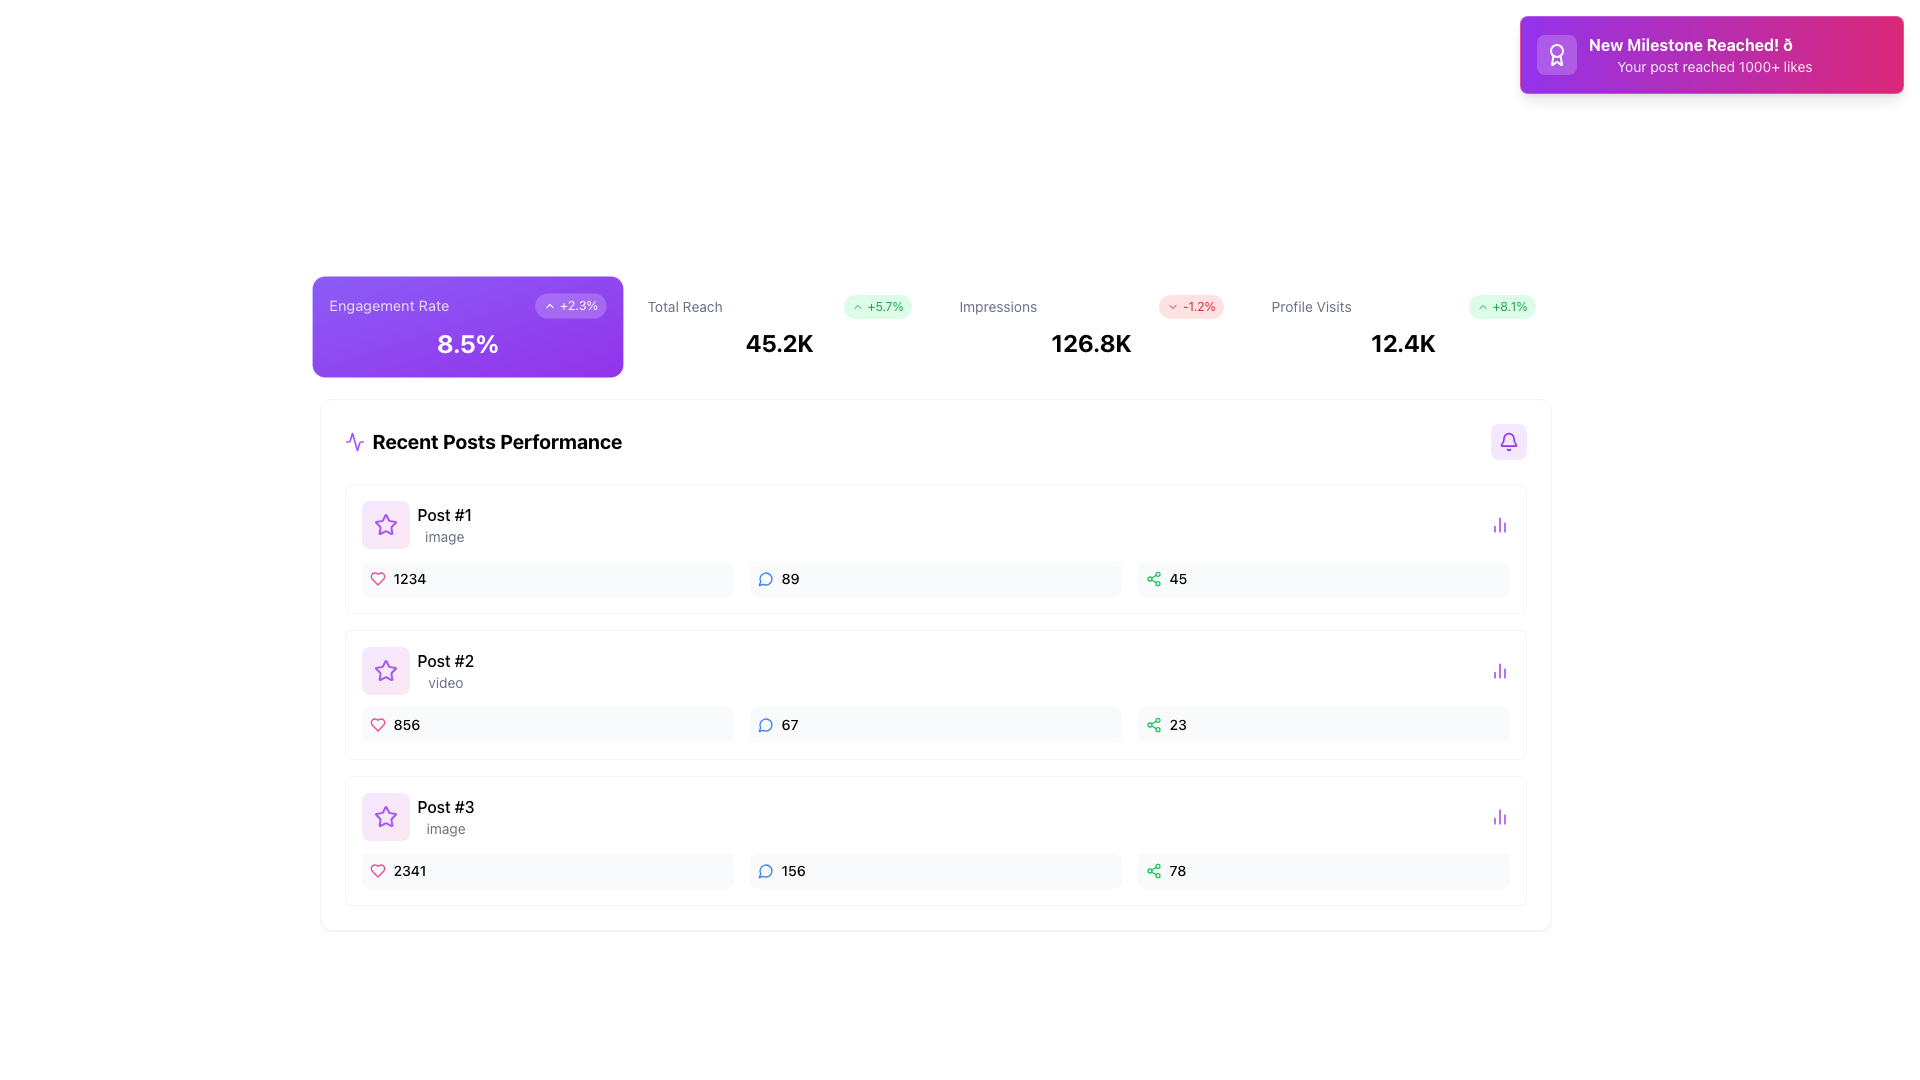 The height and width of the screenshot is (1080, 1920). What do you see at coordinates (1711, 53) in the screenshot?
I see `the notification banner displaying 'New Milestone Reached! 🎉 Your post reached 1000+ likes' located at the top-right corner of the interface` at bounding box center [1711, 53].